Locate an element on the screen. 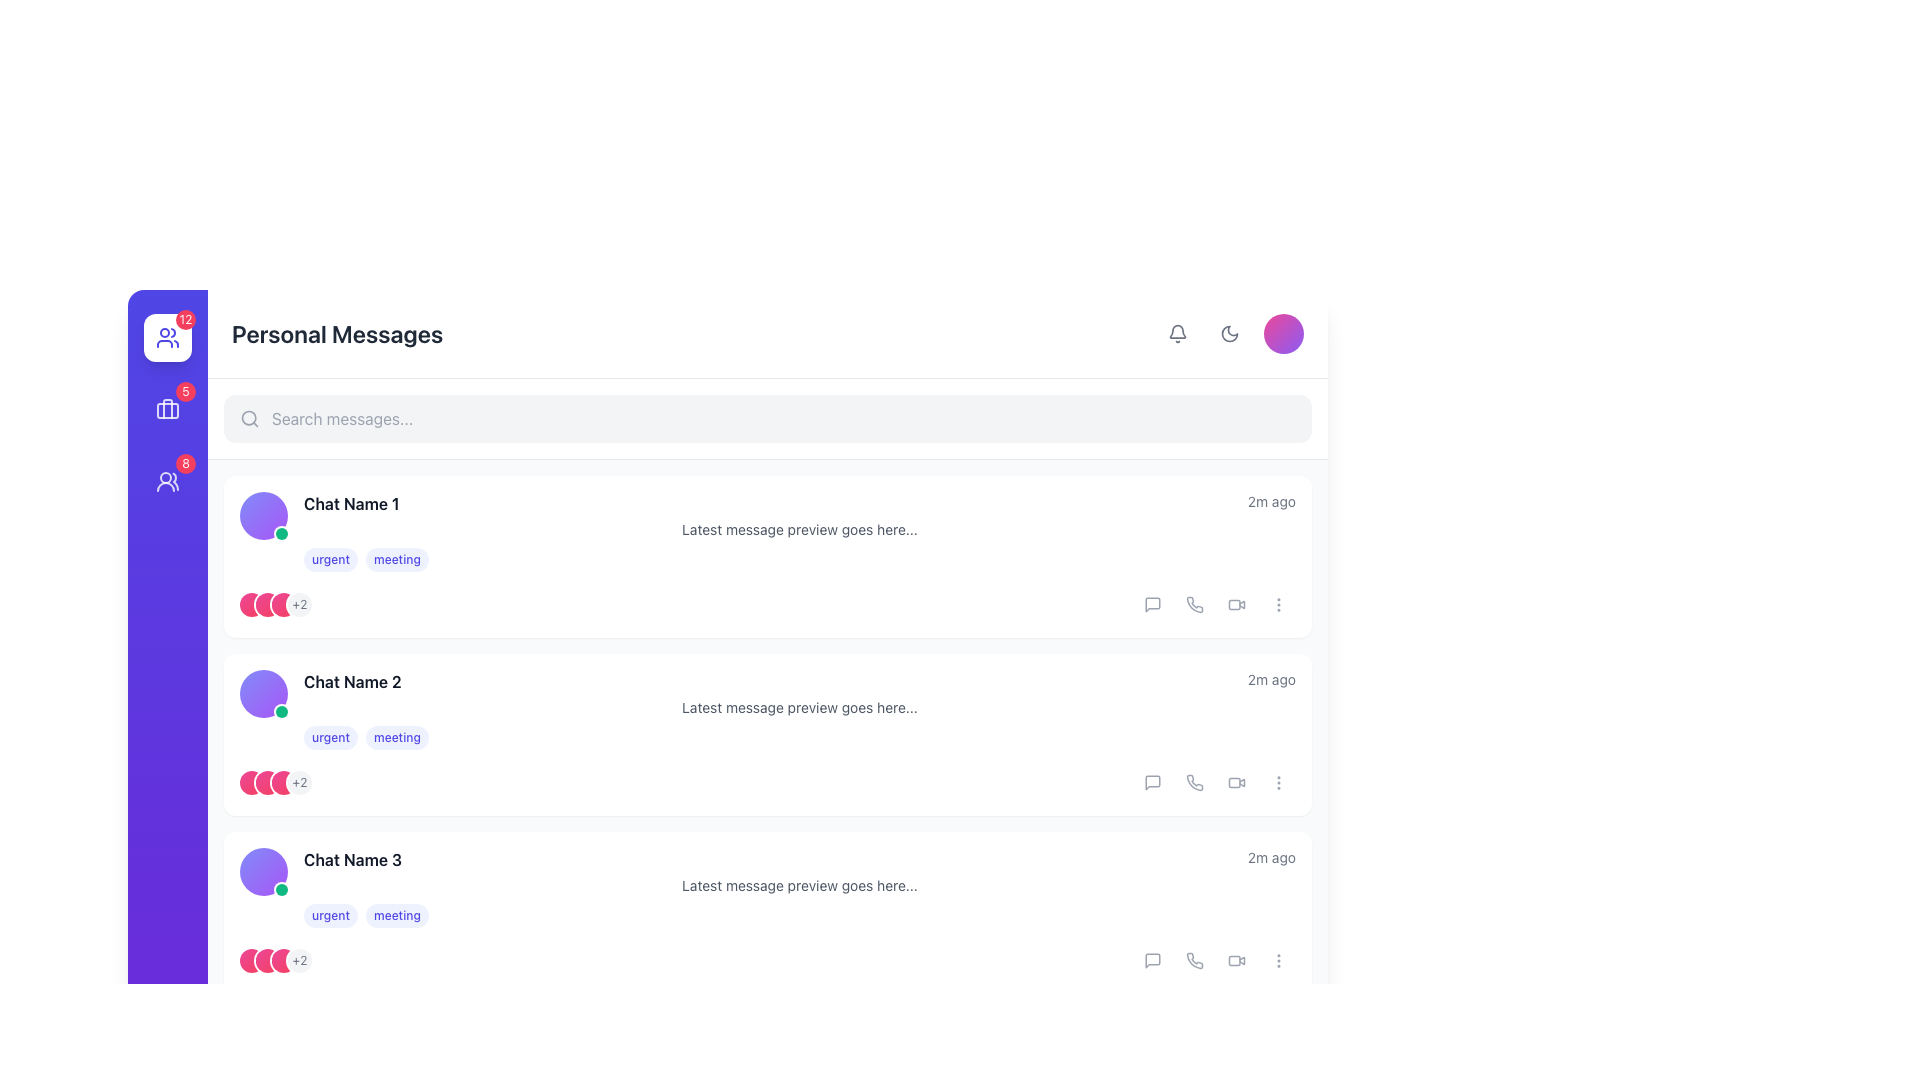 The width and height of the screenshot is (1920, 1080). the moon-like icon in the upper-right corner of the interface is located at coordinates (1228, 333).